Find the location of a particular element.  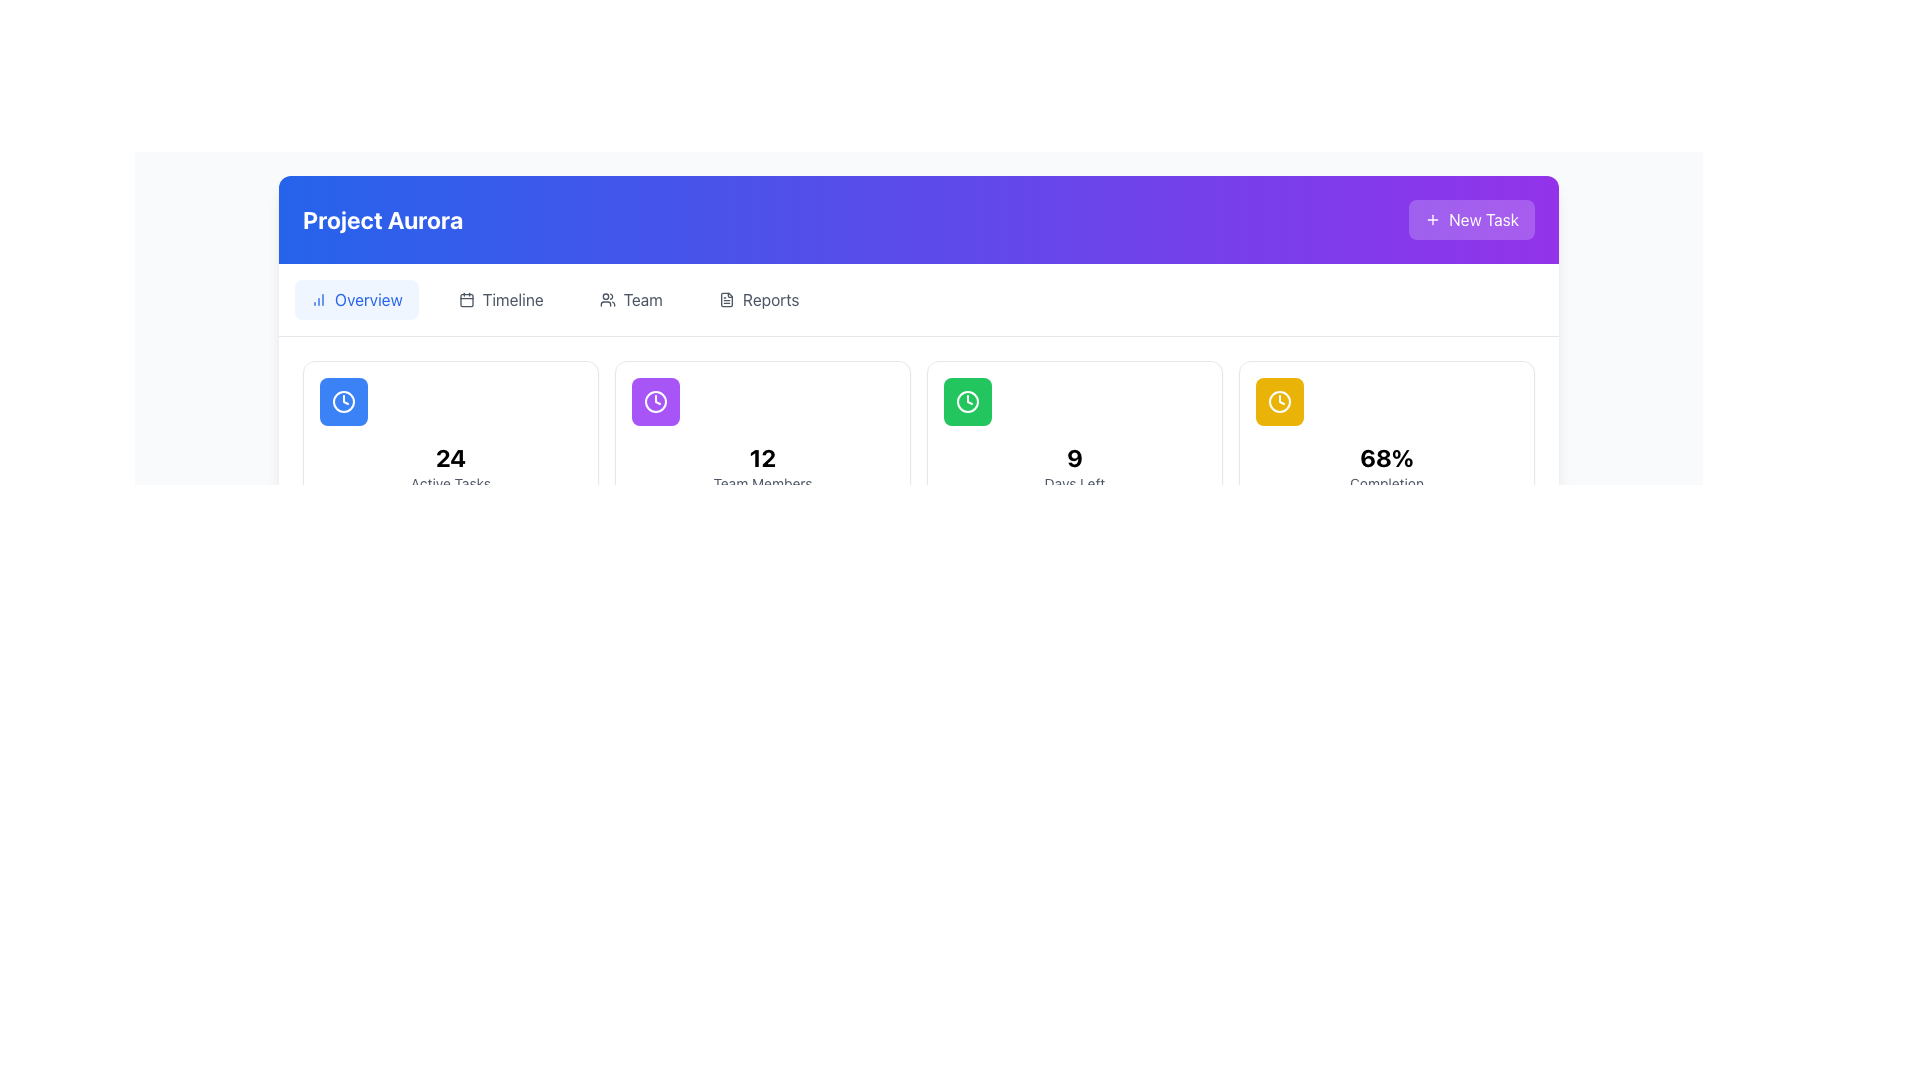

the clock icon, which is the first icon in a row of metrics, featuring a circular frame and clock hand design, contained within a blue circular background is located at coordinates (344, 401).